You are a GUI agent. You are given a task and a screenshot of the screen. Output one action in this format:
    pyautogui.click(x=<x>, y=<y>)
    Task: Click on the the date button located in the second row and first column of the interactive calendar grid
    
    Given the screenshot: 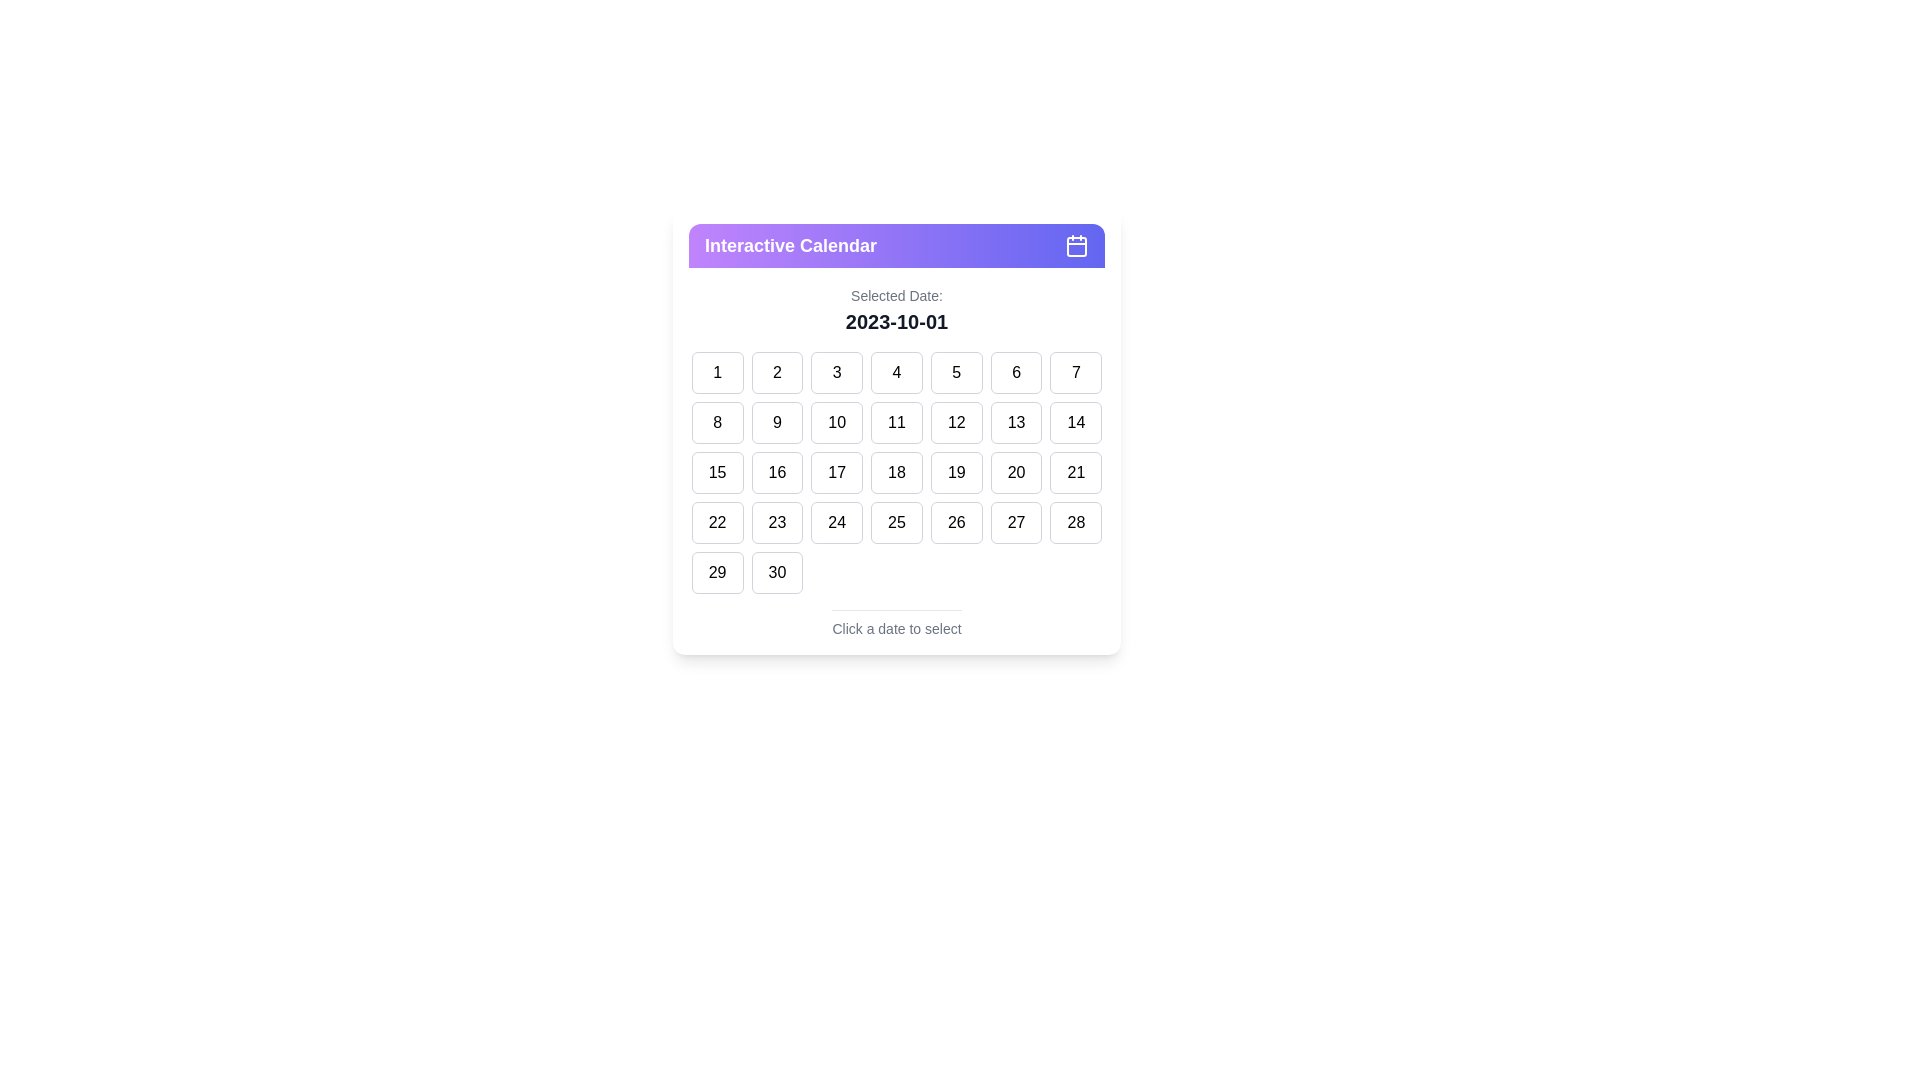 What is the action you would take?
    pyautogui.click(x=717, y=422)
    